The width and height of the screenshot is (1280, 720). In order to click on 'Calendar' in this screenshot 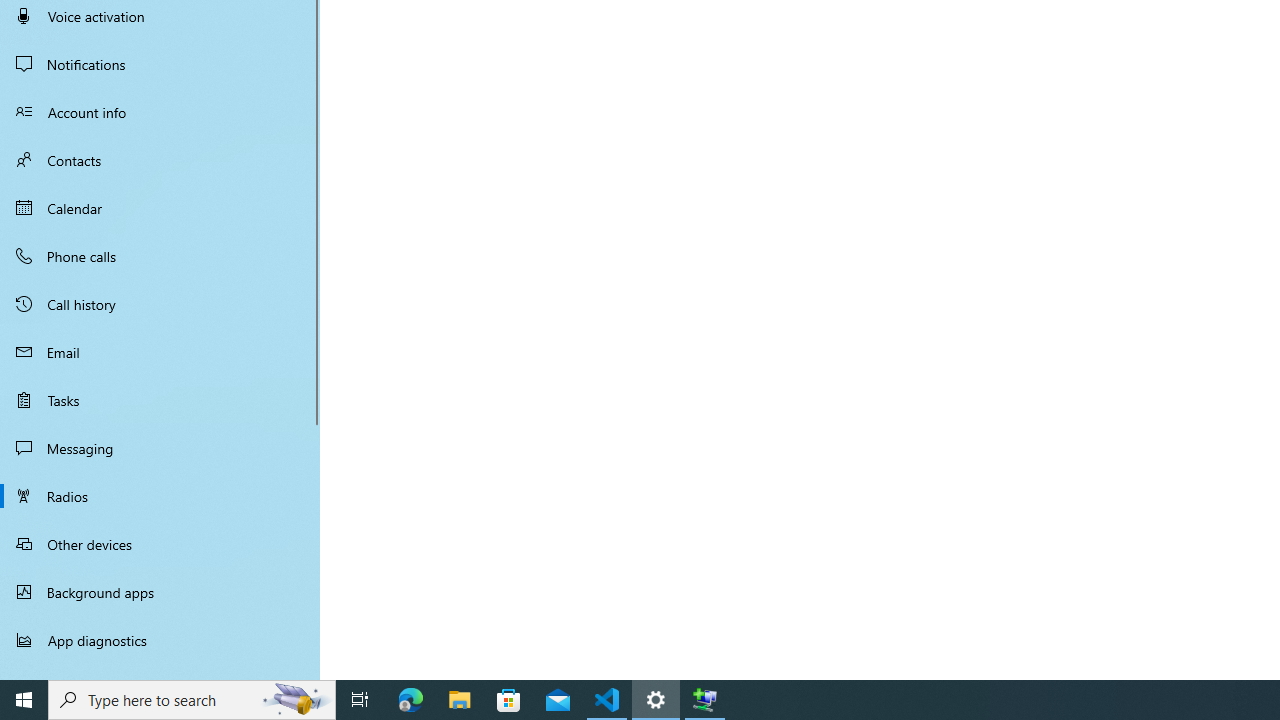, I will do `click(160, 208)`.